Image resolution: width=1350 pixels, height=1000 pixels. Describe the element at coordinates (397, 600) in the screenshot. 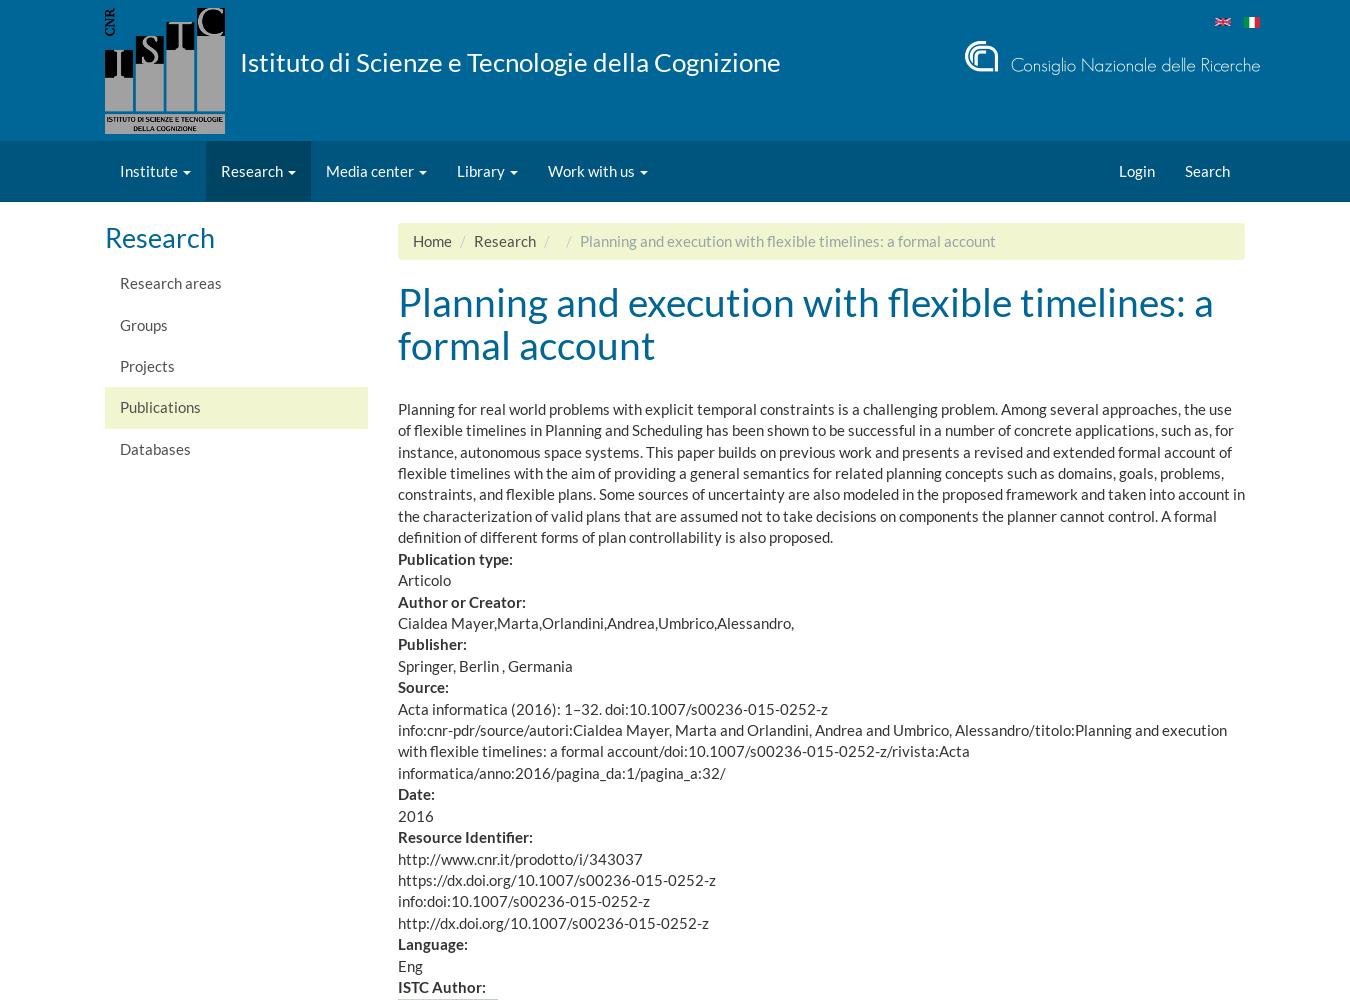

I see `'Author or Creator:'` at that location.